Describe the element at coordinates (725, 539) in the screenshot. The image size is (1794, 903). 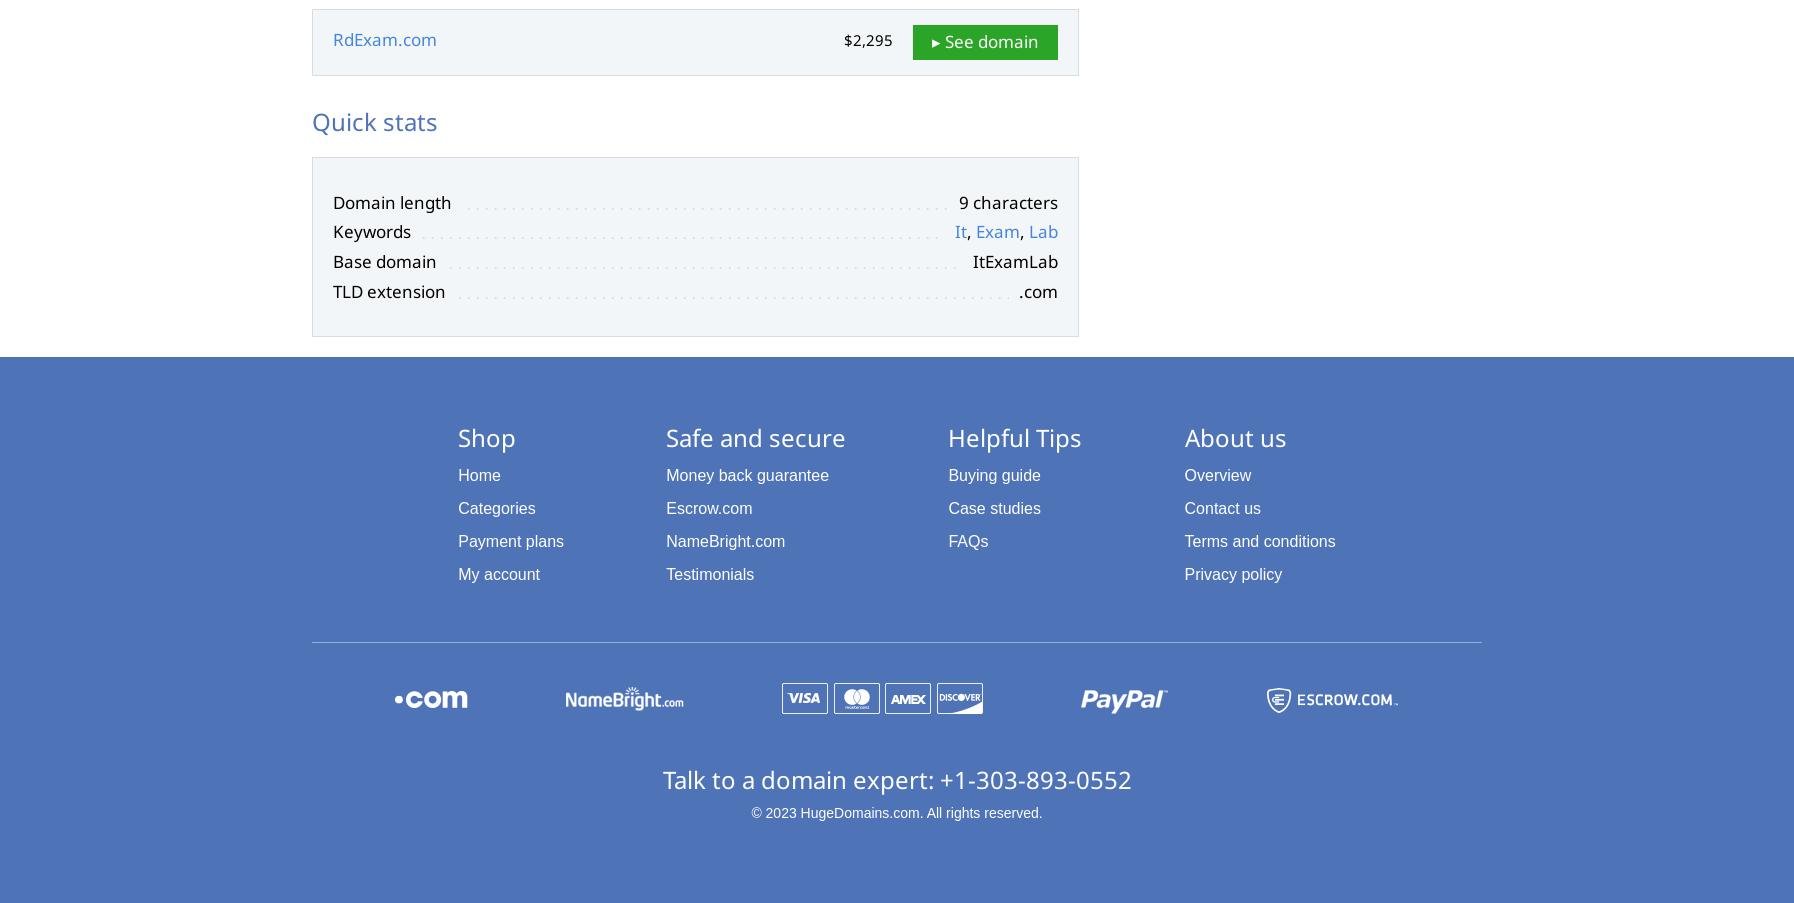
I see `'NameBright.com'` at that location.